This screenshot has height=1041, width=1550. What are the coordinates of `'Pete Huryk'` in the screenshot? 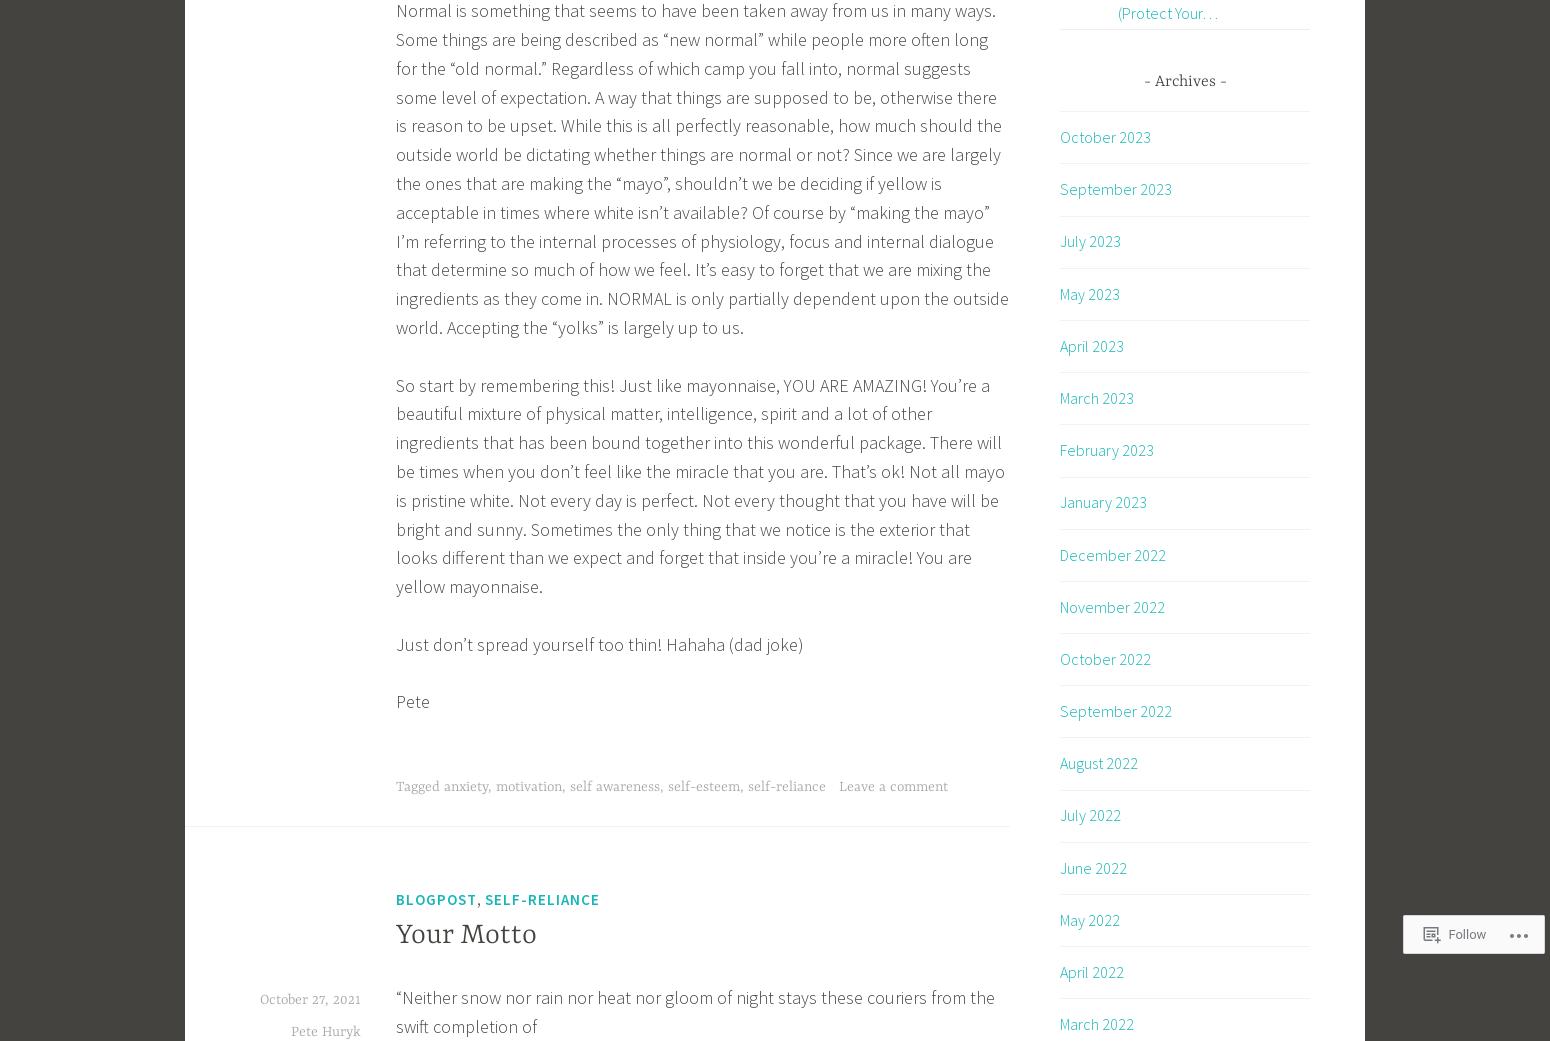 It's located at (324, 1032).